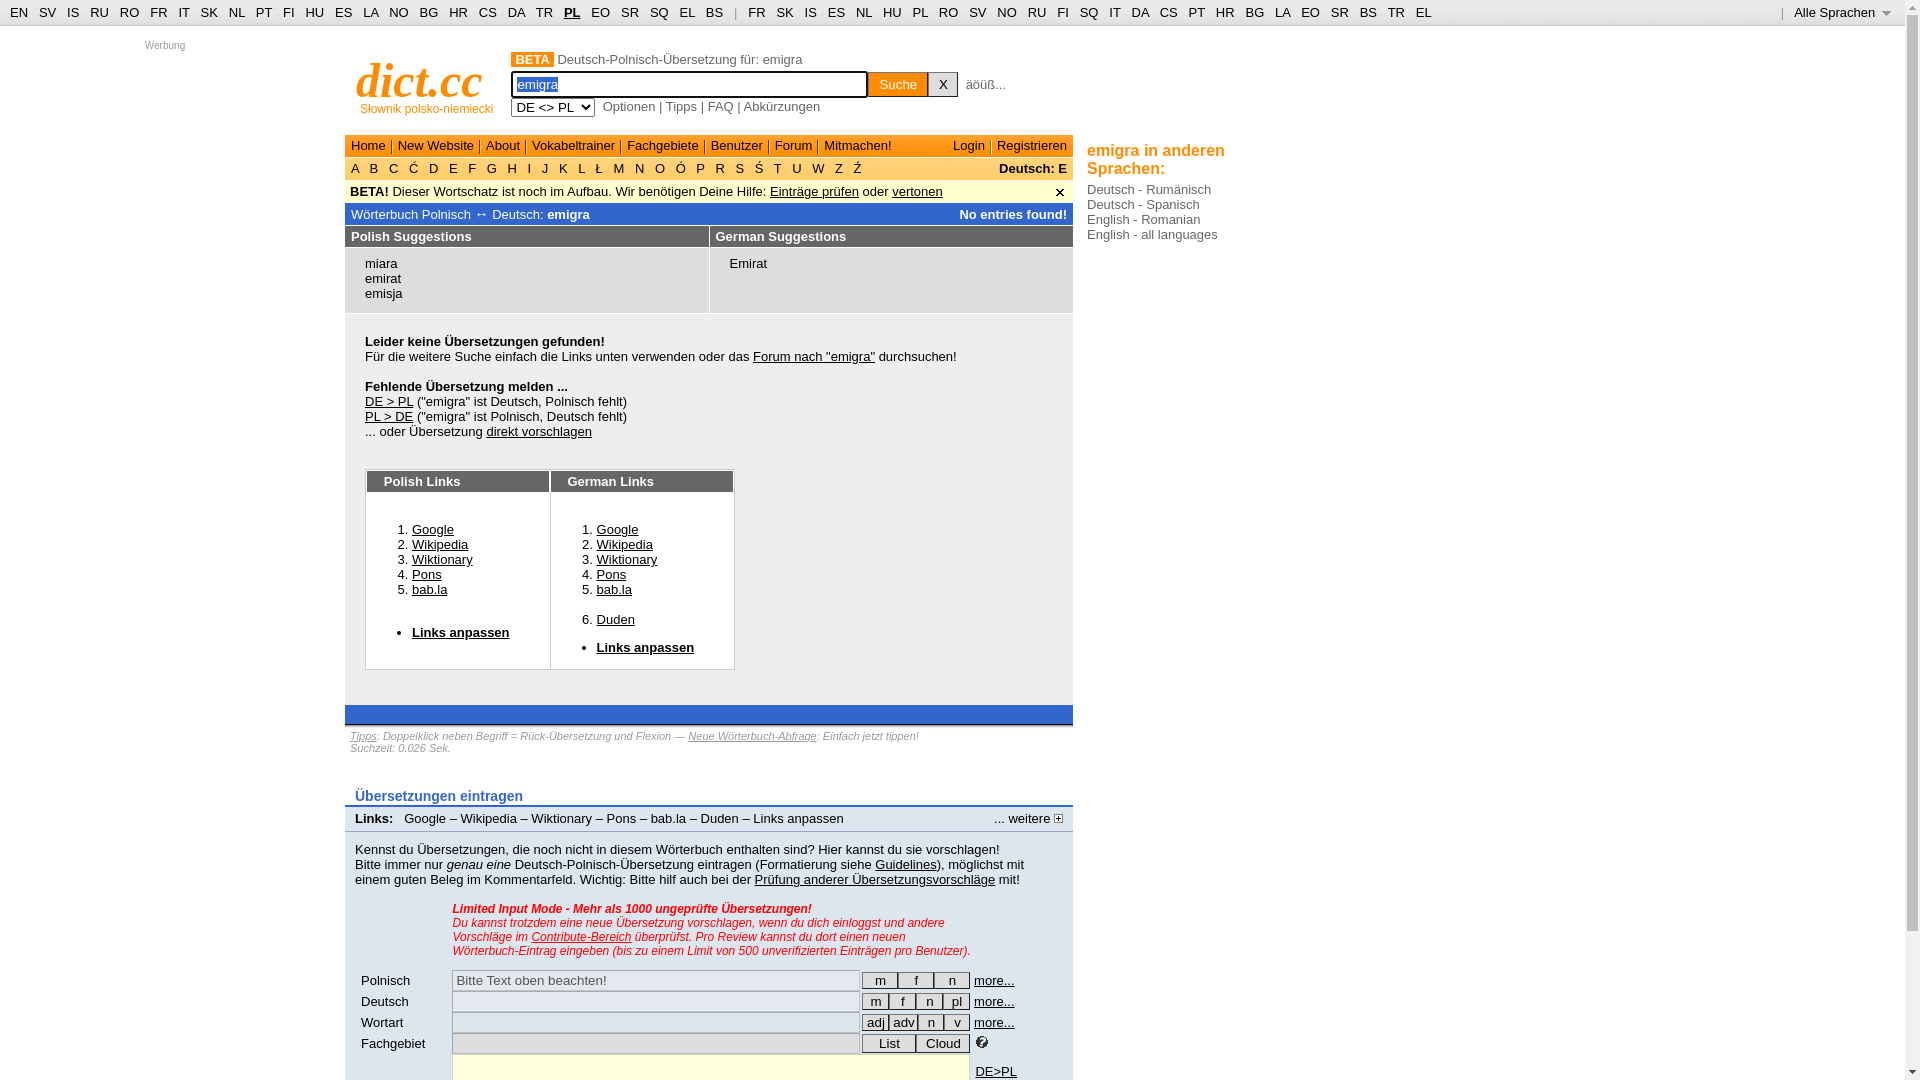 This screenshot has width=1920, height=1080. I want to click on 'TR', so click(544, 12).